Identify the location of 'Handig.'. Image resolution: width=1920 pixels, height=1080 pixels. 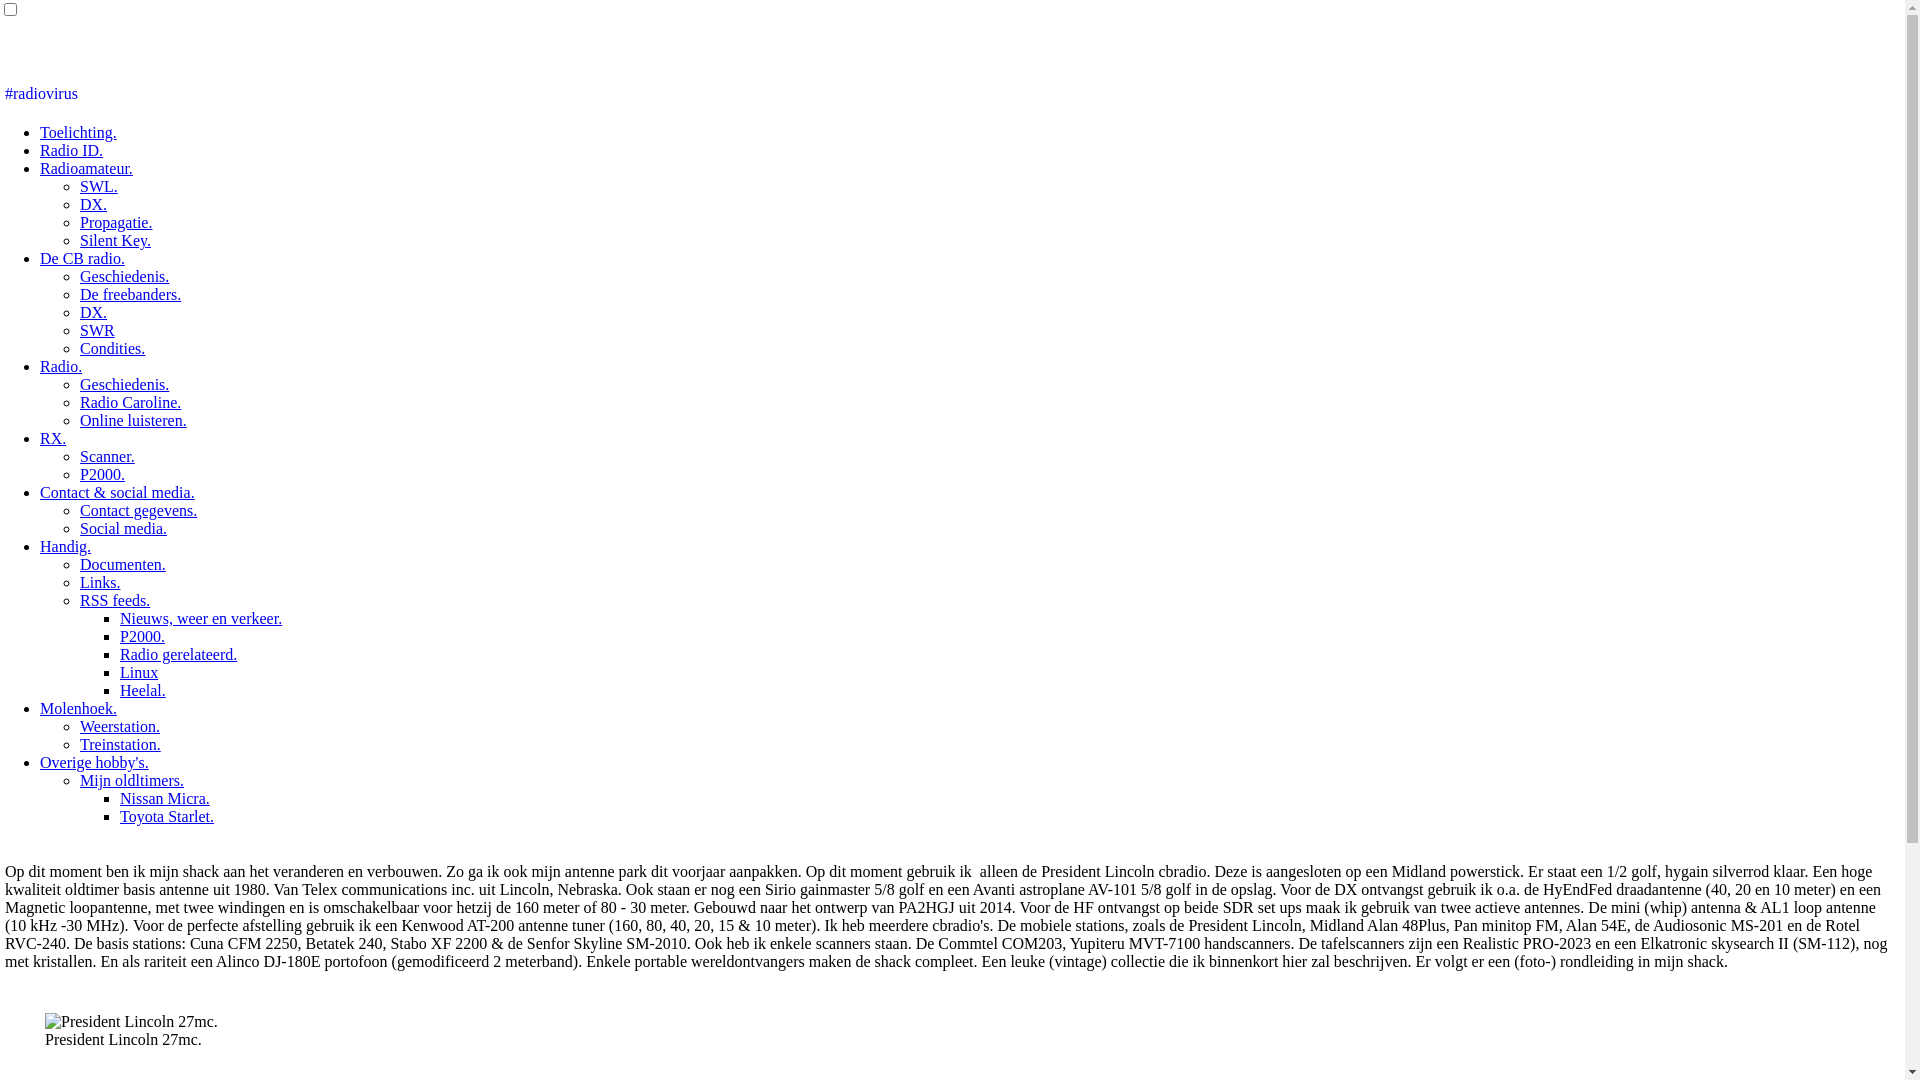
(65, 546).